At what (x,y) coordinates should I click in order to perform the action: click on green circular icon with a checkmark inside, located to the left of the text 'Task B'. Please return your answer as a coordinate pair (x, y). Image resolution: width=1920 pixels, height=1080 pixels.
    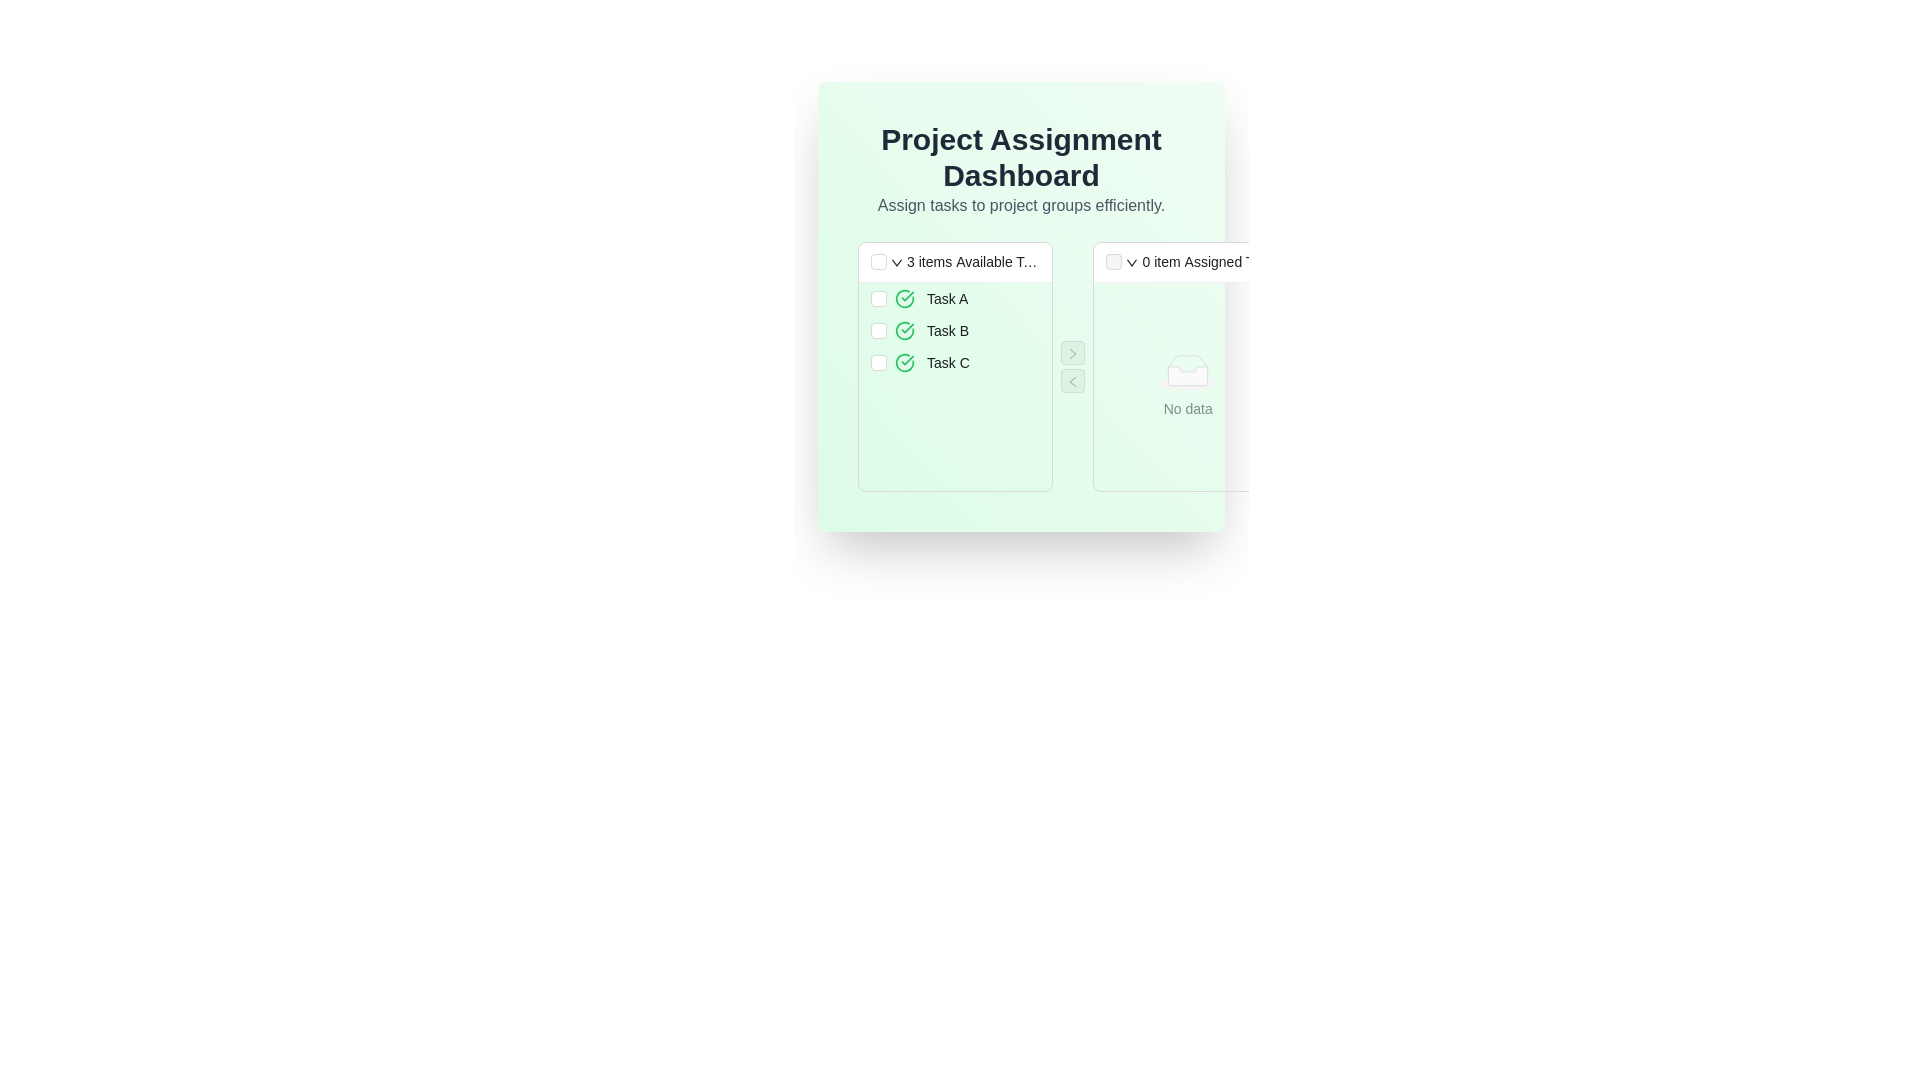
    Looking at the image, I should click on (904, 330).